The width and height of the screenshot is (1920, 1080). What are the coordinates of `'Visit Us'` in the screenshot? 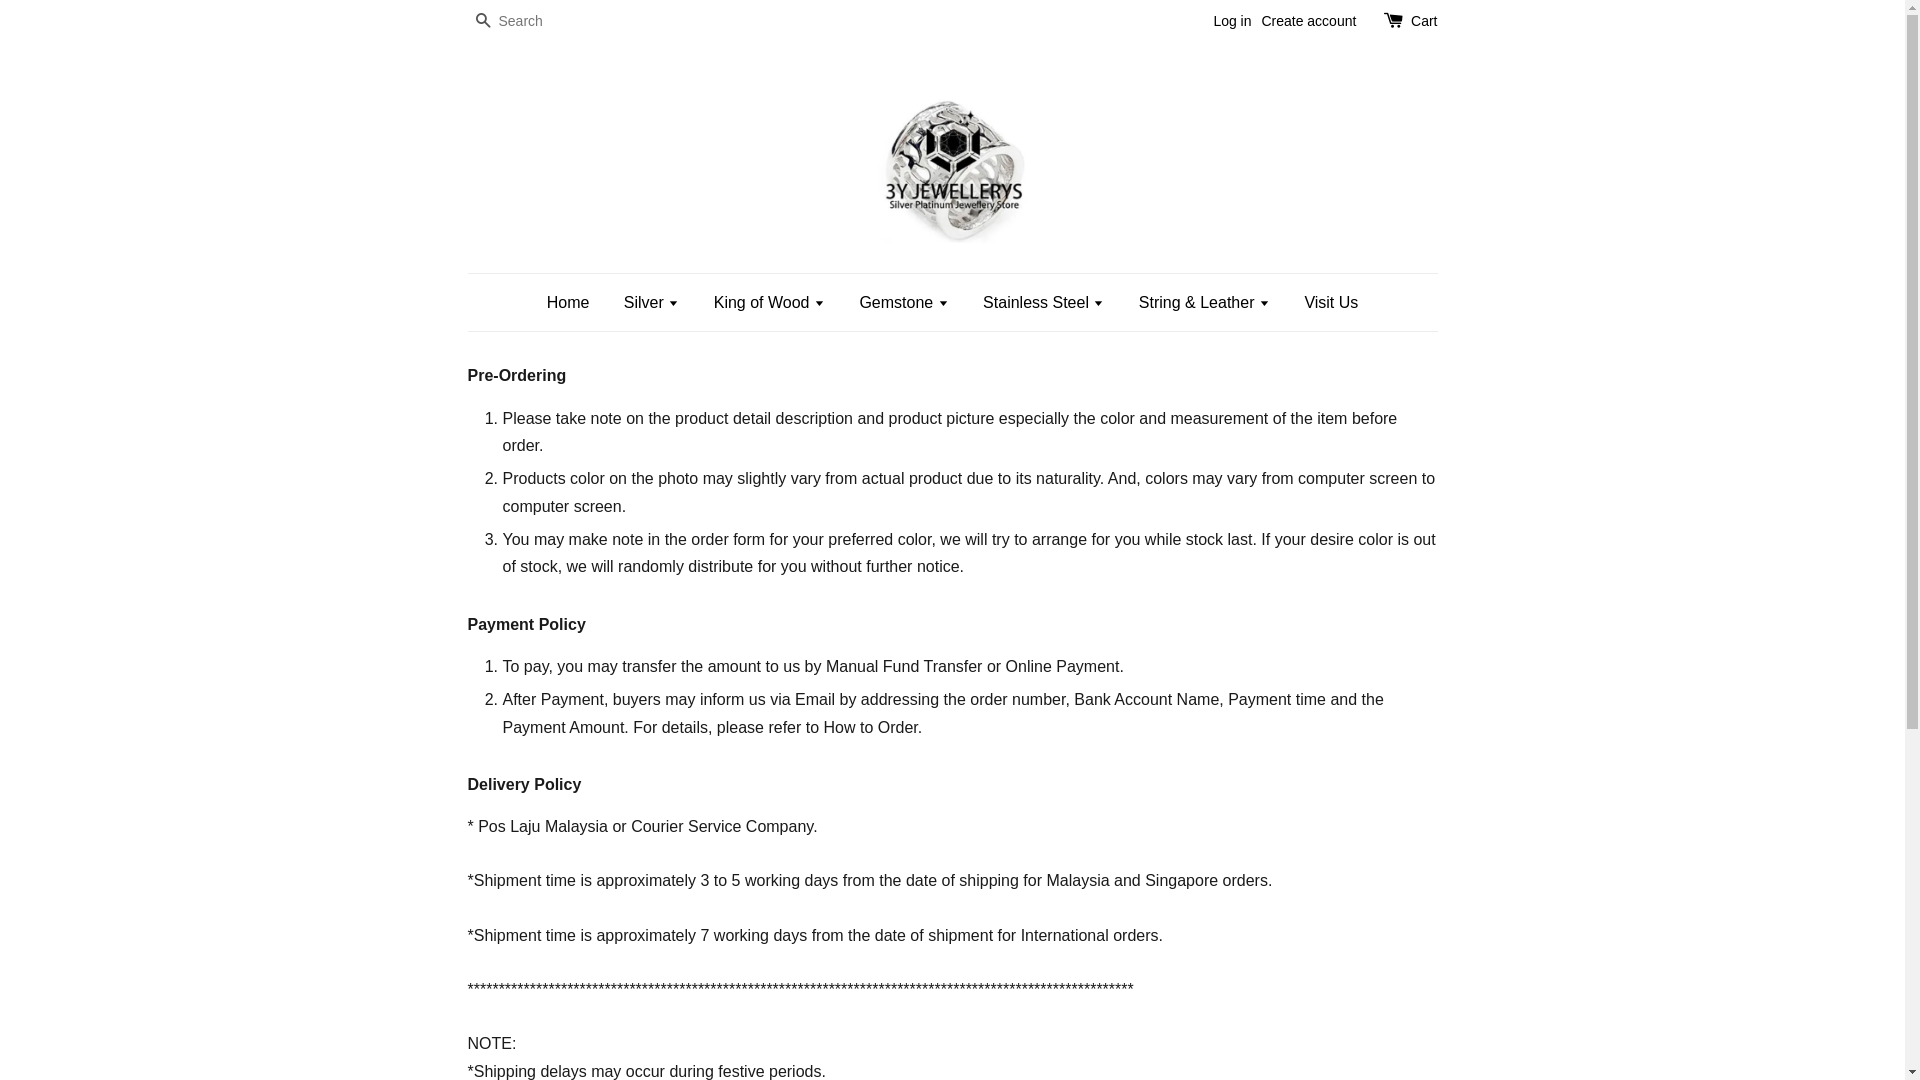 It's located at (1323, 302).